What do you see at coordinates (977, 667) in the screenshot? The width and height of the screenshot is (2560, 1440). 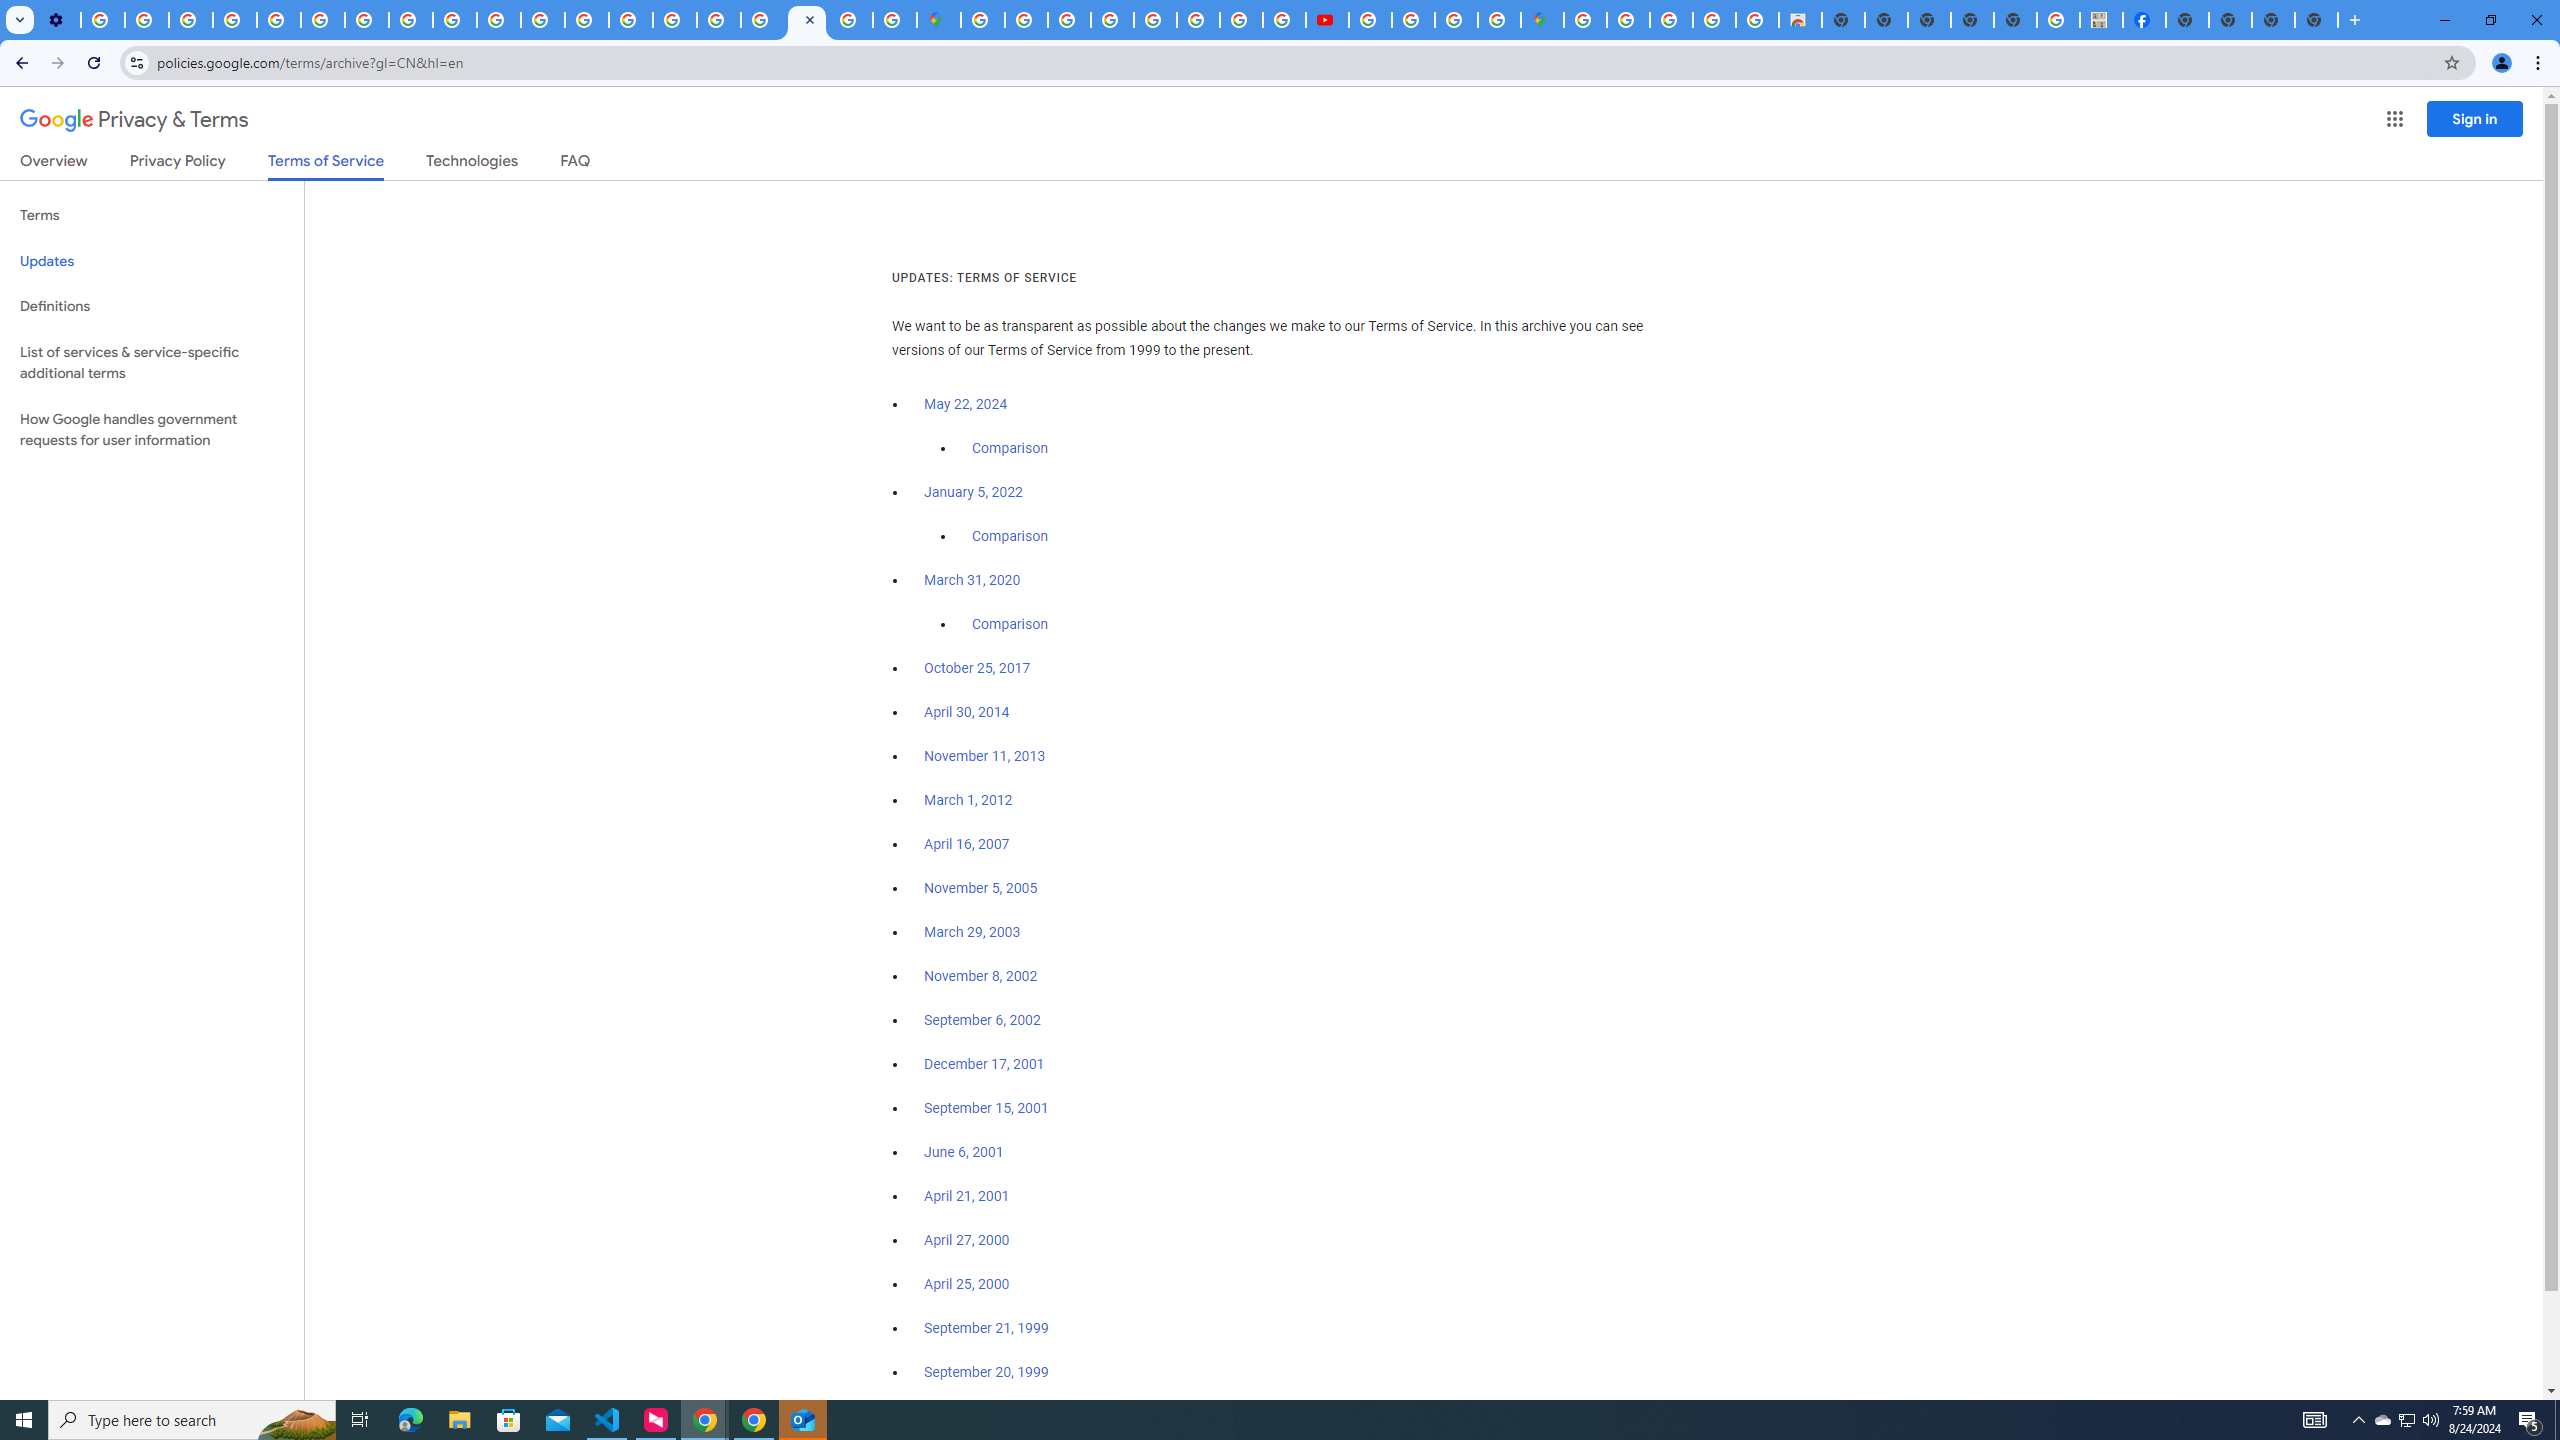 I see `'October 25, 2017'` at bounding box center [977, 667].